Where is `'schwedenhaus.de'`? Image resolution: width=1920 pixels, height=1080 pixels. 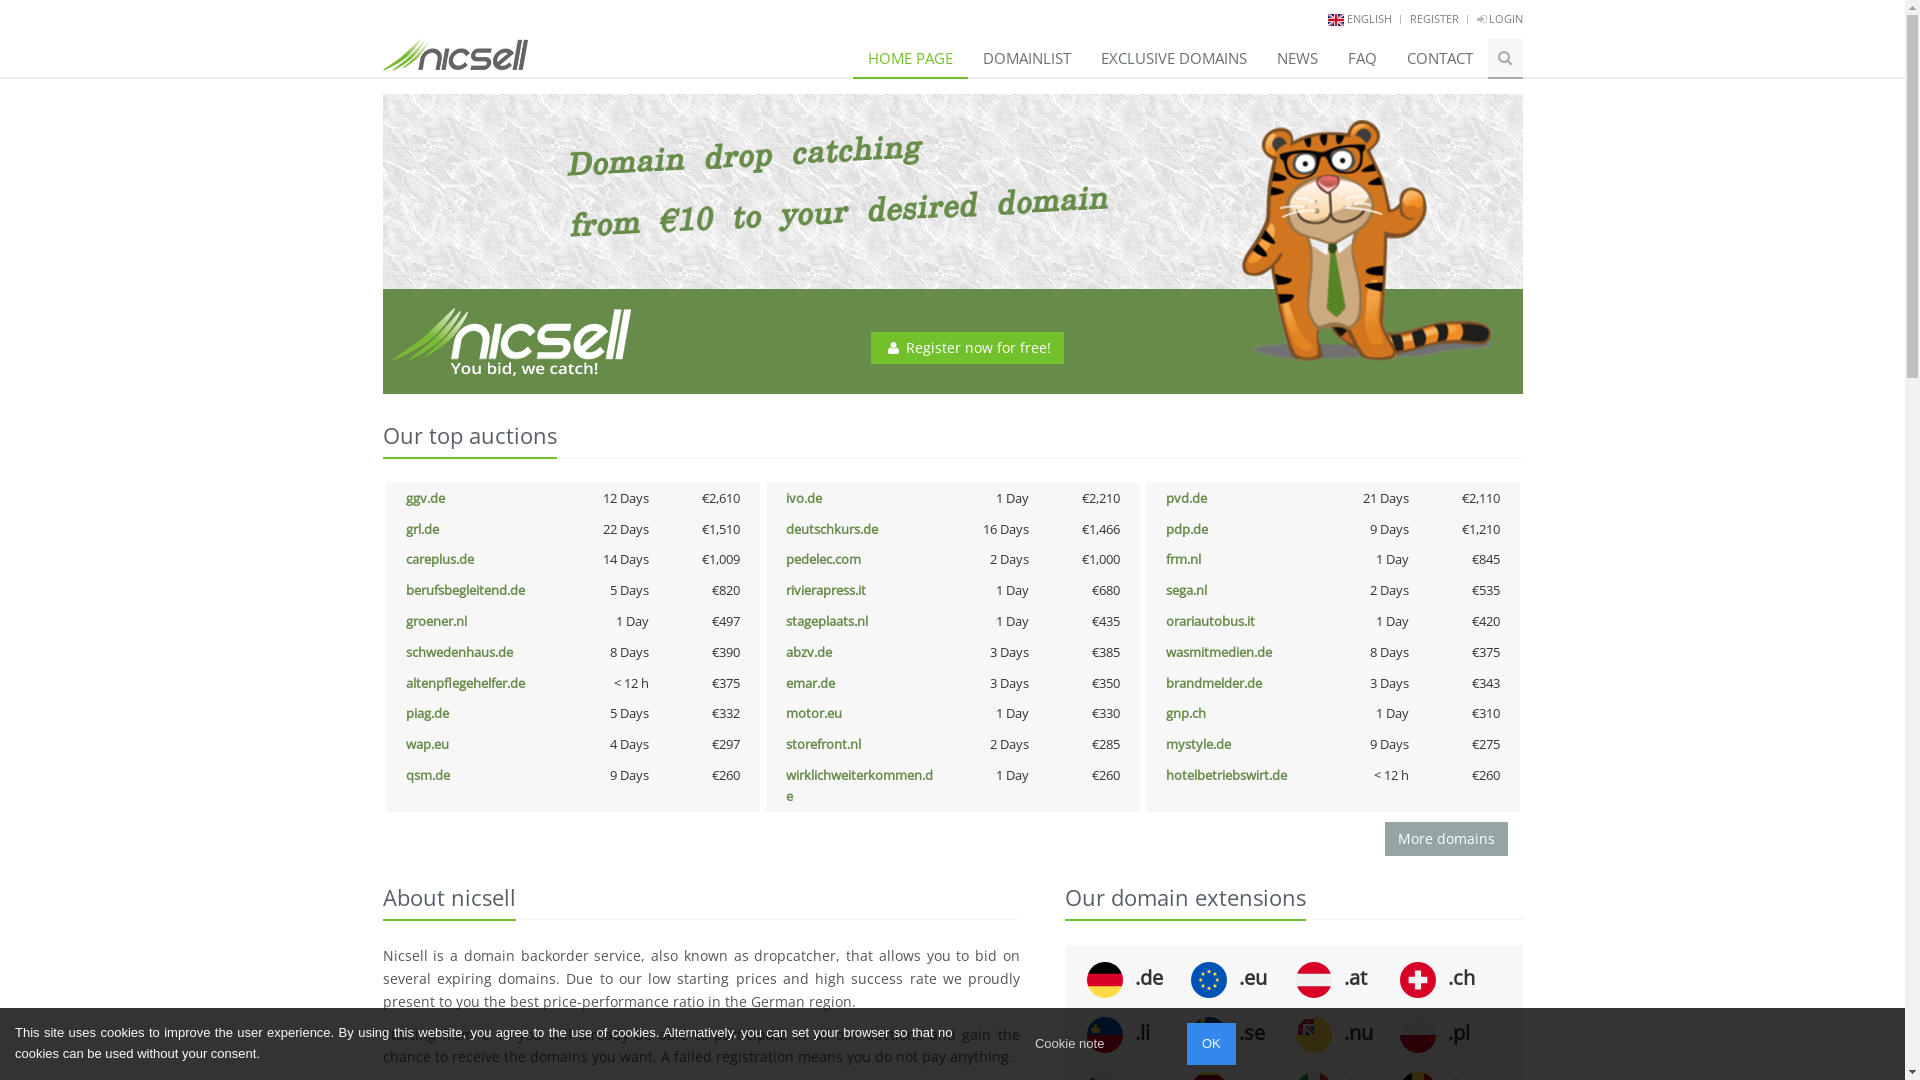 'schwedenhaus.de' is located at coordinates (458, 651).